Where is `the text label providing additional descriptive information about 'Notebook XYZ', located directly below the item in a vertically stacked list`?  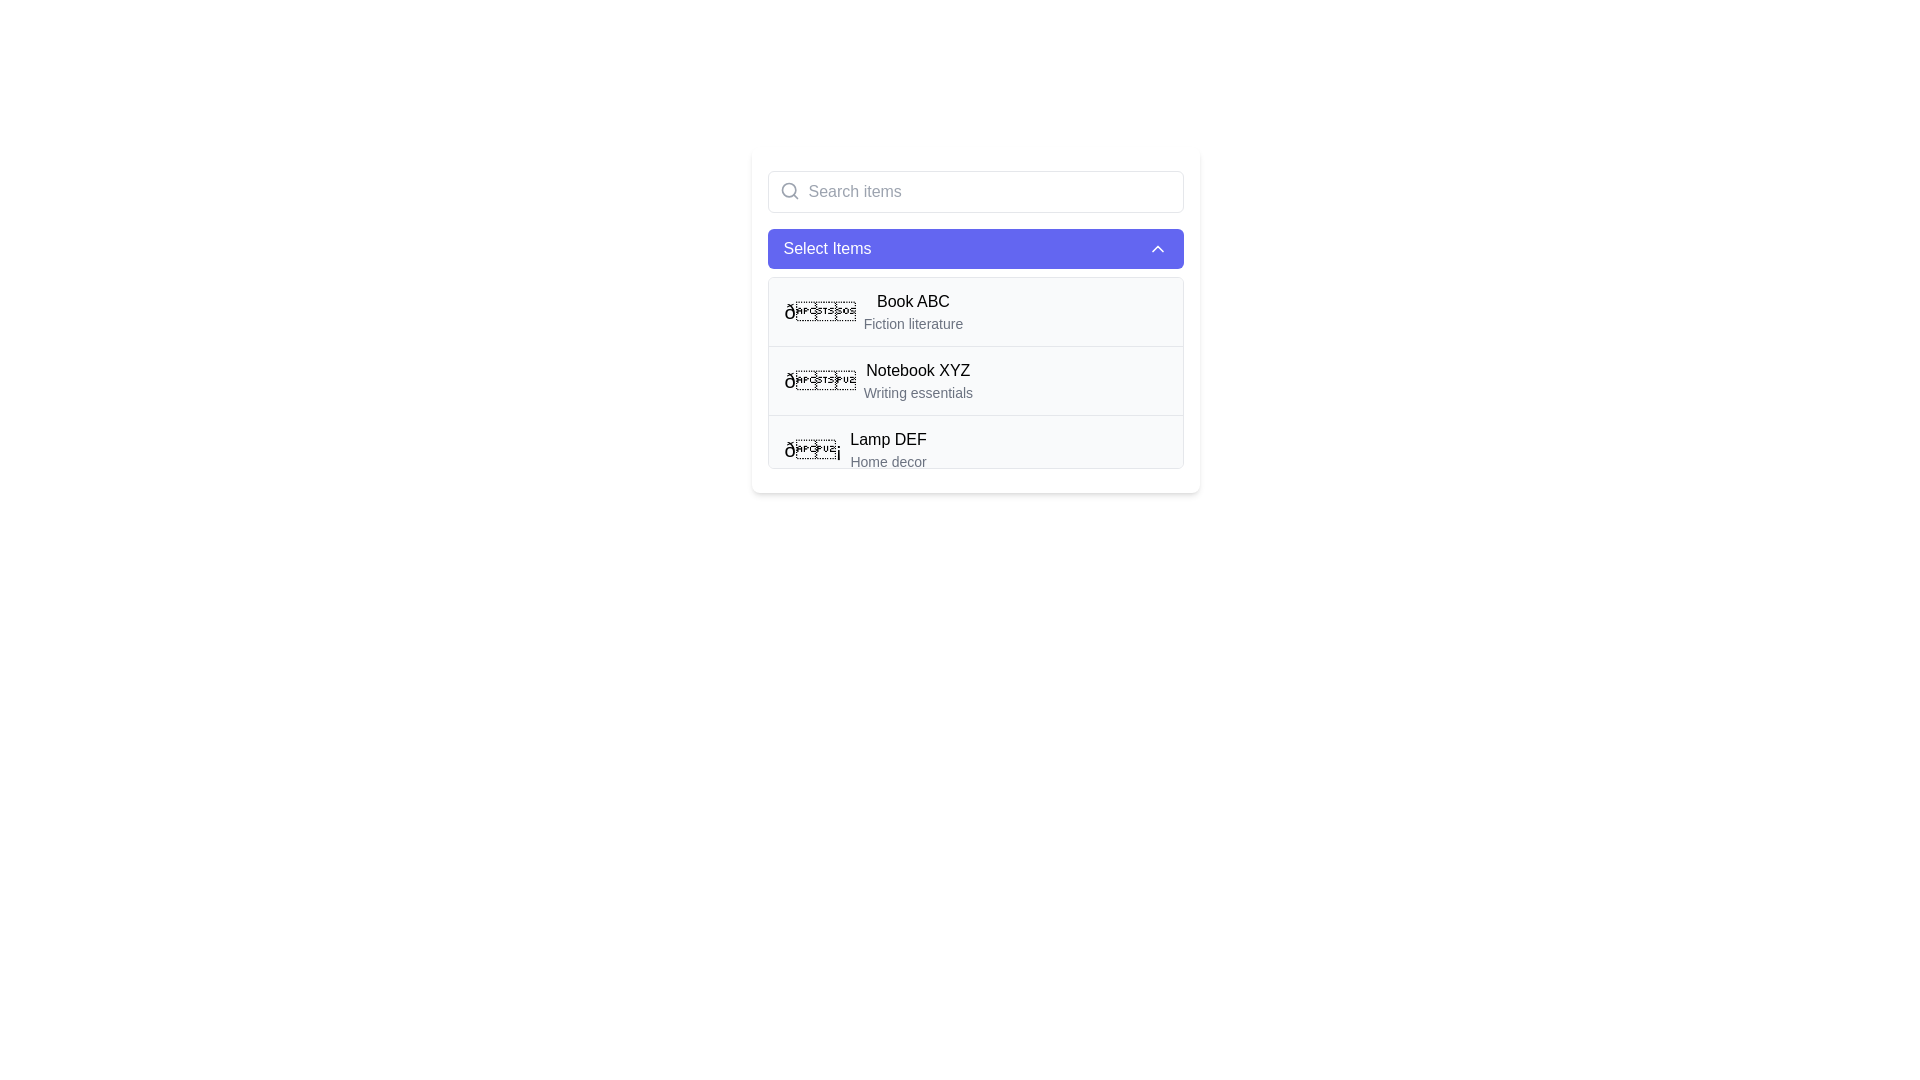
the text label providing additional descriptive information about 'Notebook XYZ', located directly below the item in a vertically stacked list is located at coordinates (917, 393).